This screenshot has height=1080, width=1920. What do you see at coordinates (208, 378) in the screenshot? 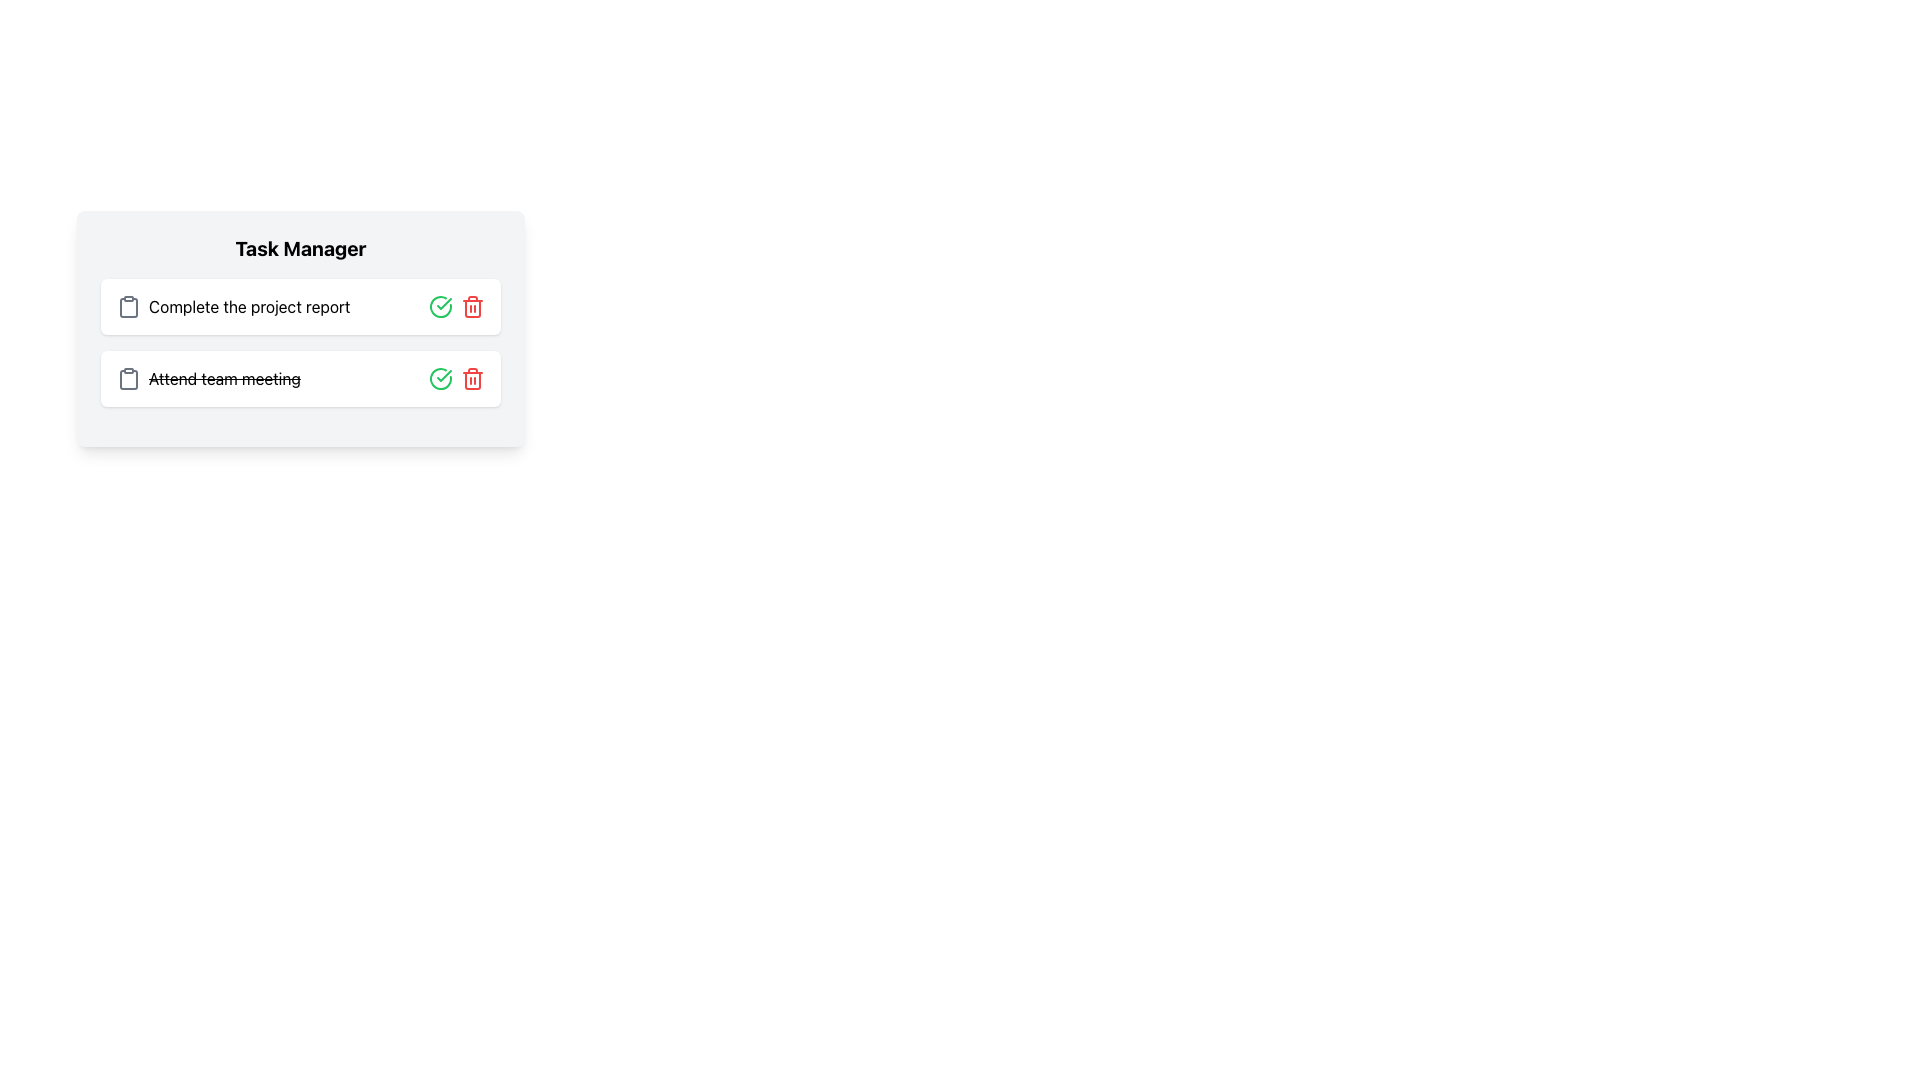
I see `text content of the completed task labeled 'Attend team meeting' which is visually indicated by a line-through style` at bounding box center [208, 378].